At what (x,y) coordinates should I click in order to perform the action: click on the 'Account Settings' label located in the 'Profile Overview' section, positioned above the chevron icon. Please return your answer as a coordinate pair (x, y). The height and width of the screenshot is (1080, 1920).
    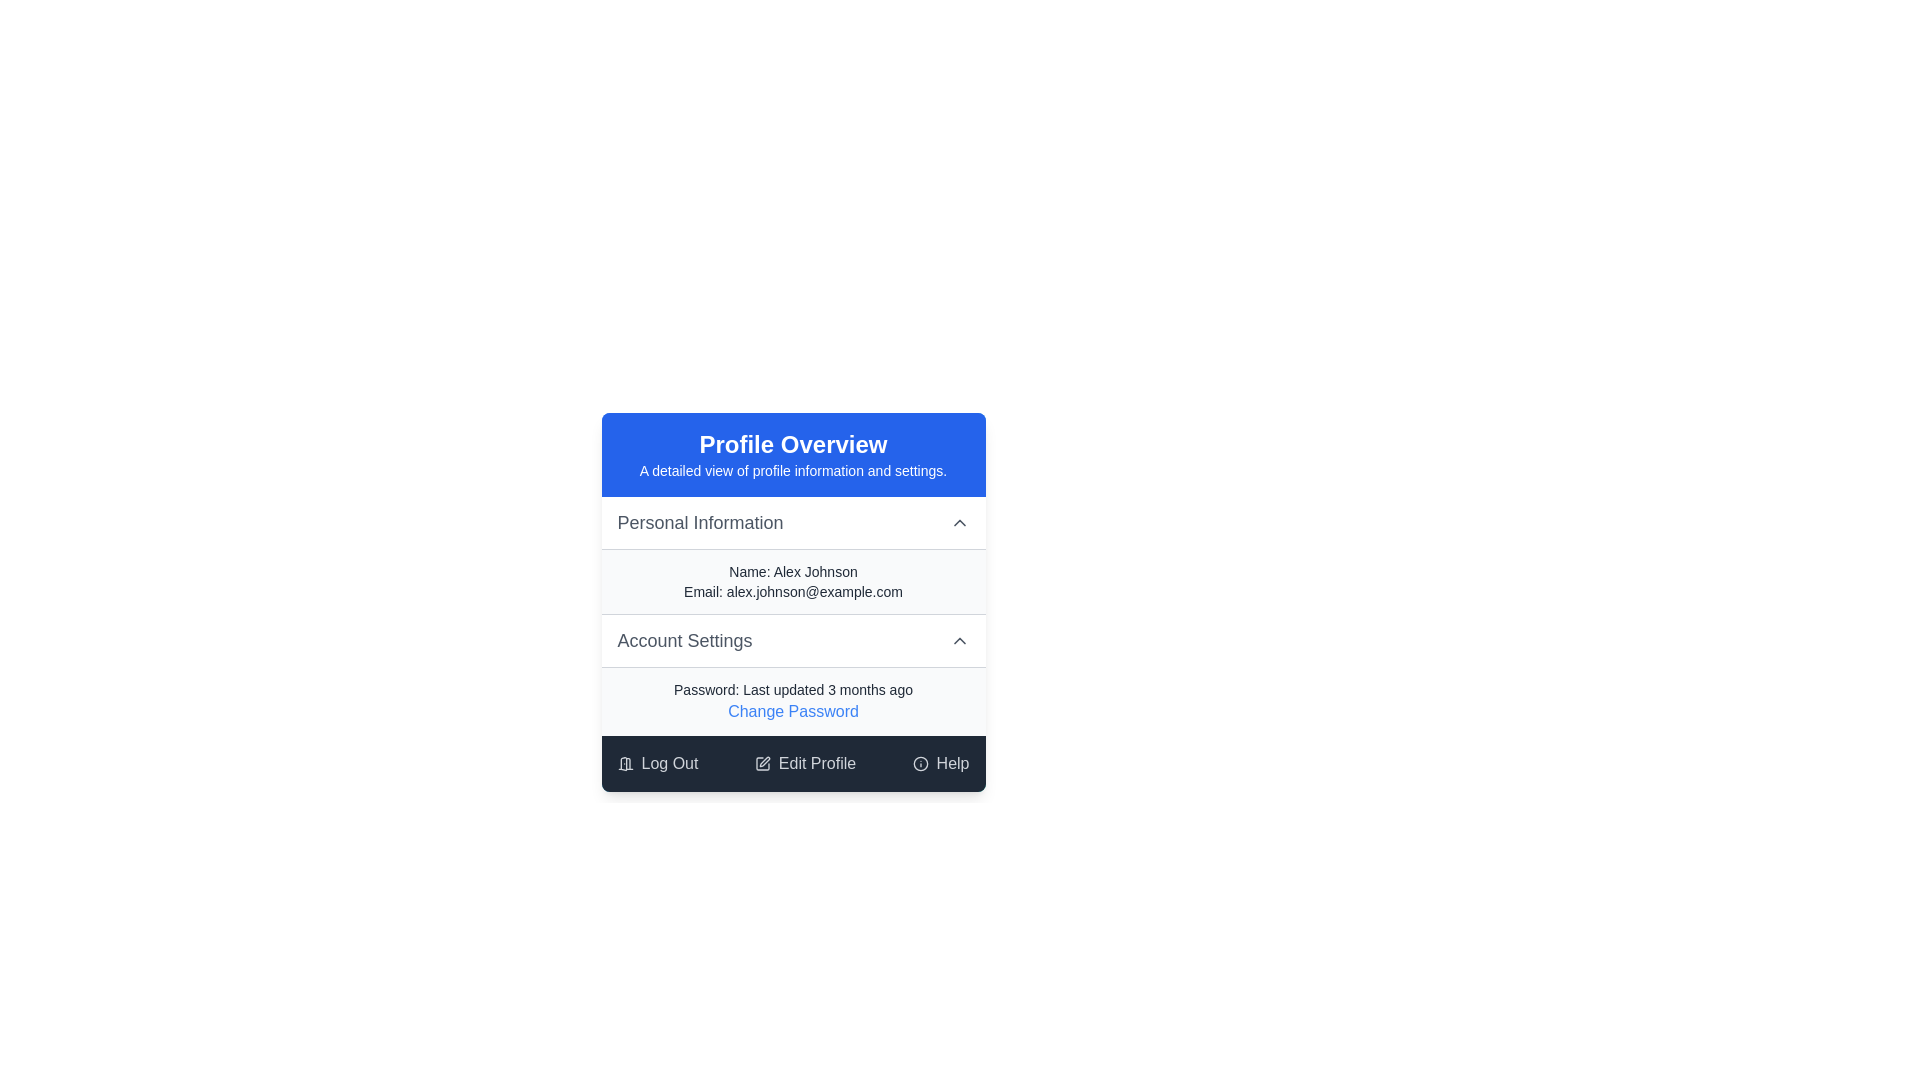
    Looking at the image, I should click on (685, 640).